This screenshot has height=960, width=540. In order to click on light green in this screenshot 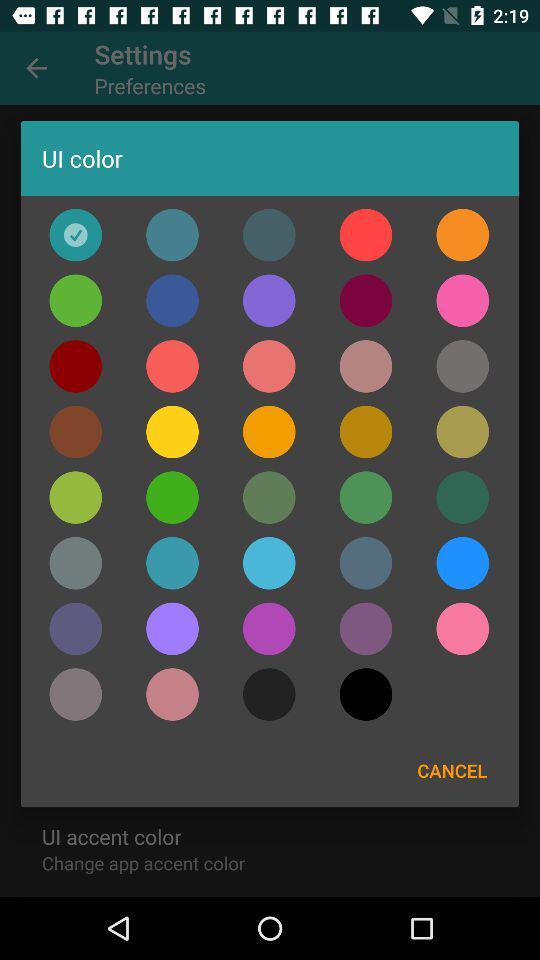, I will do `click(172, 496)`.